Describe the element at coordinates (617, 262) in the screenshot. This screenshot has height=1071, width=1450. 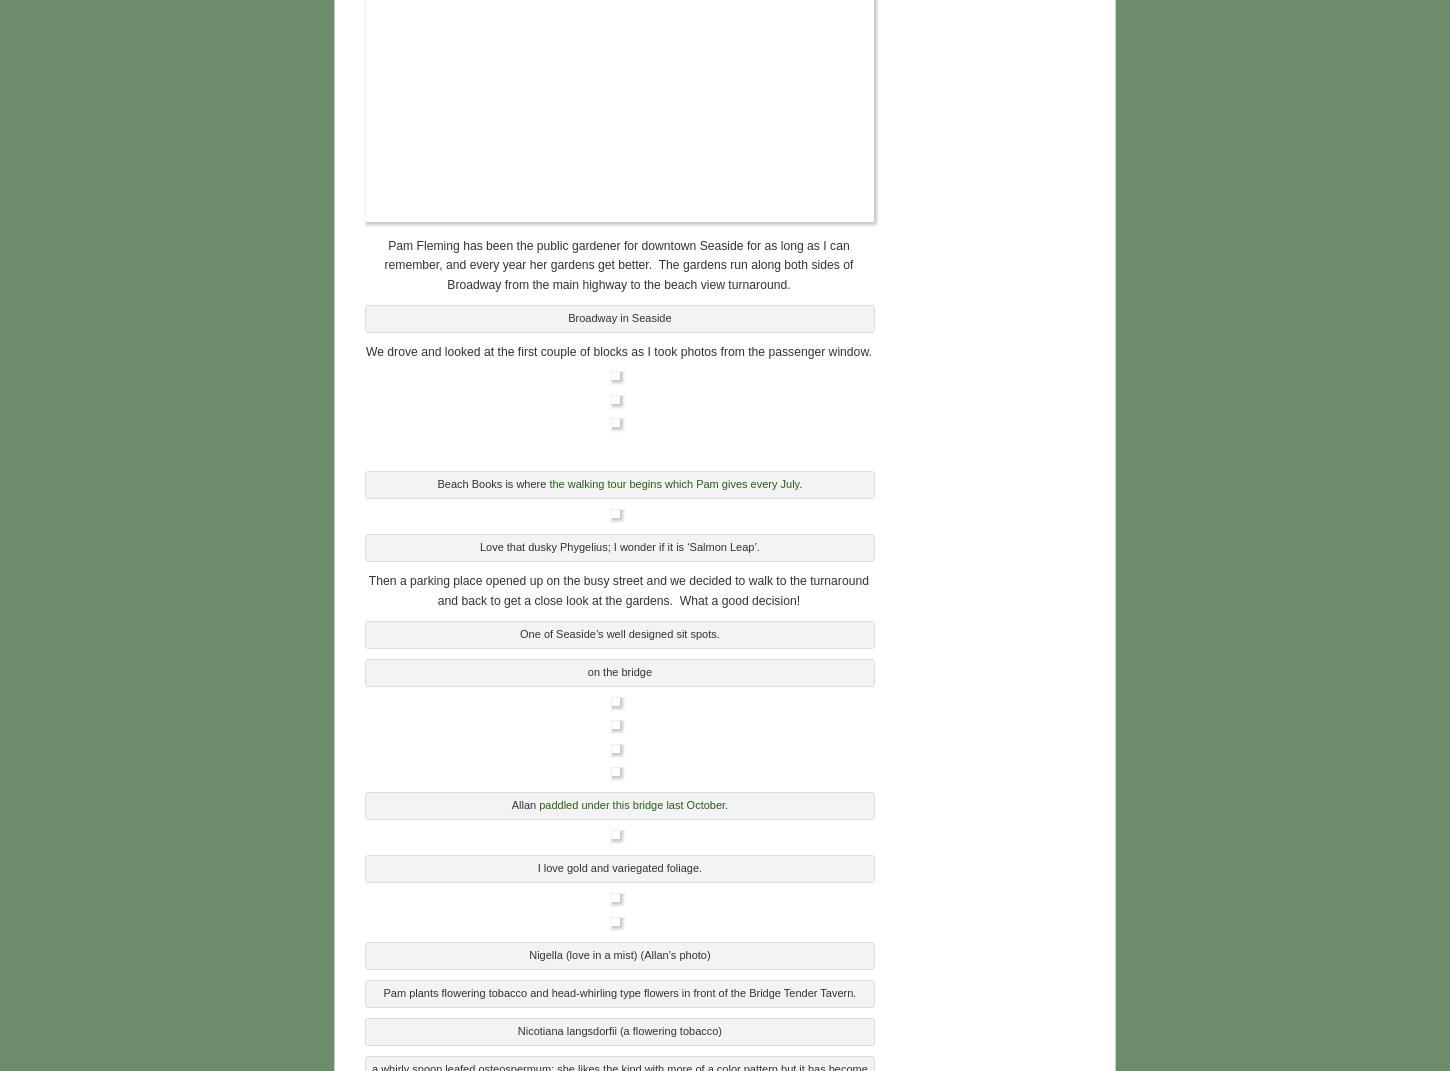
I see `'Pam Fleming has been the public gardener for downtown Seaside for as long as I can remember, and every year her gardens get better.  The gardens run along both sides of Broadway from the main highway to the beach view turnaround.'` at that location.